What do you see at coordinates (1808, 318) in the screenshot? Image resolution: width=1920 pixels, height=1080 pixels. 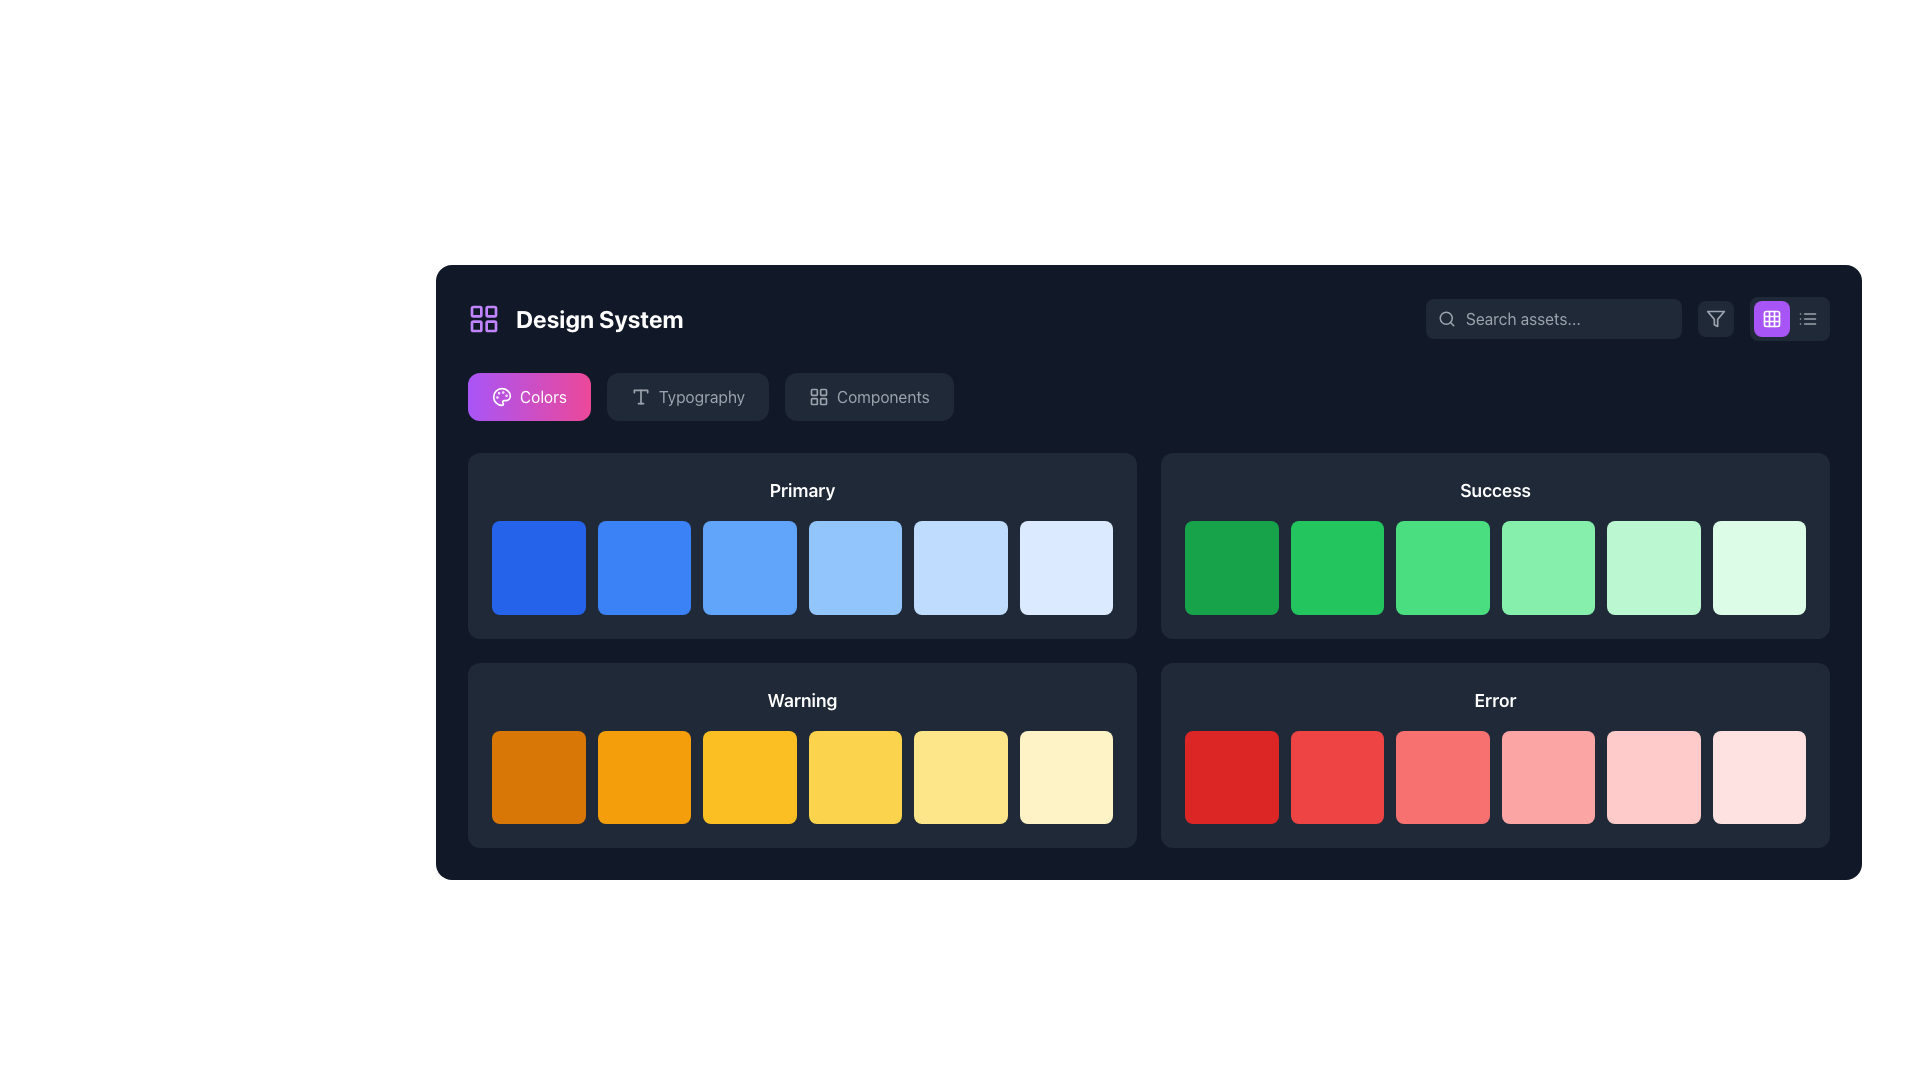 I see `the toggle button for 'list view' located at the top-right corner of the interface` at bounding box center [1808, 318].